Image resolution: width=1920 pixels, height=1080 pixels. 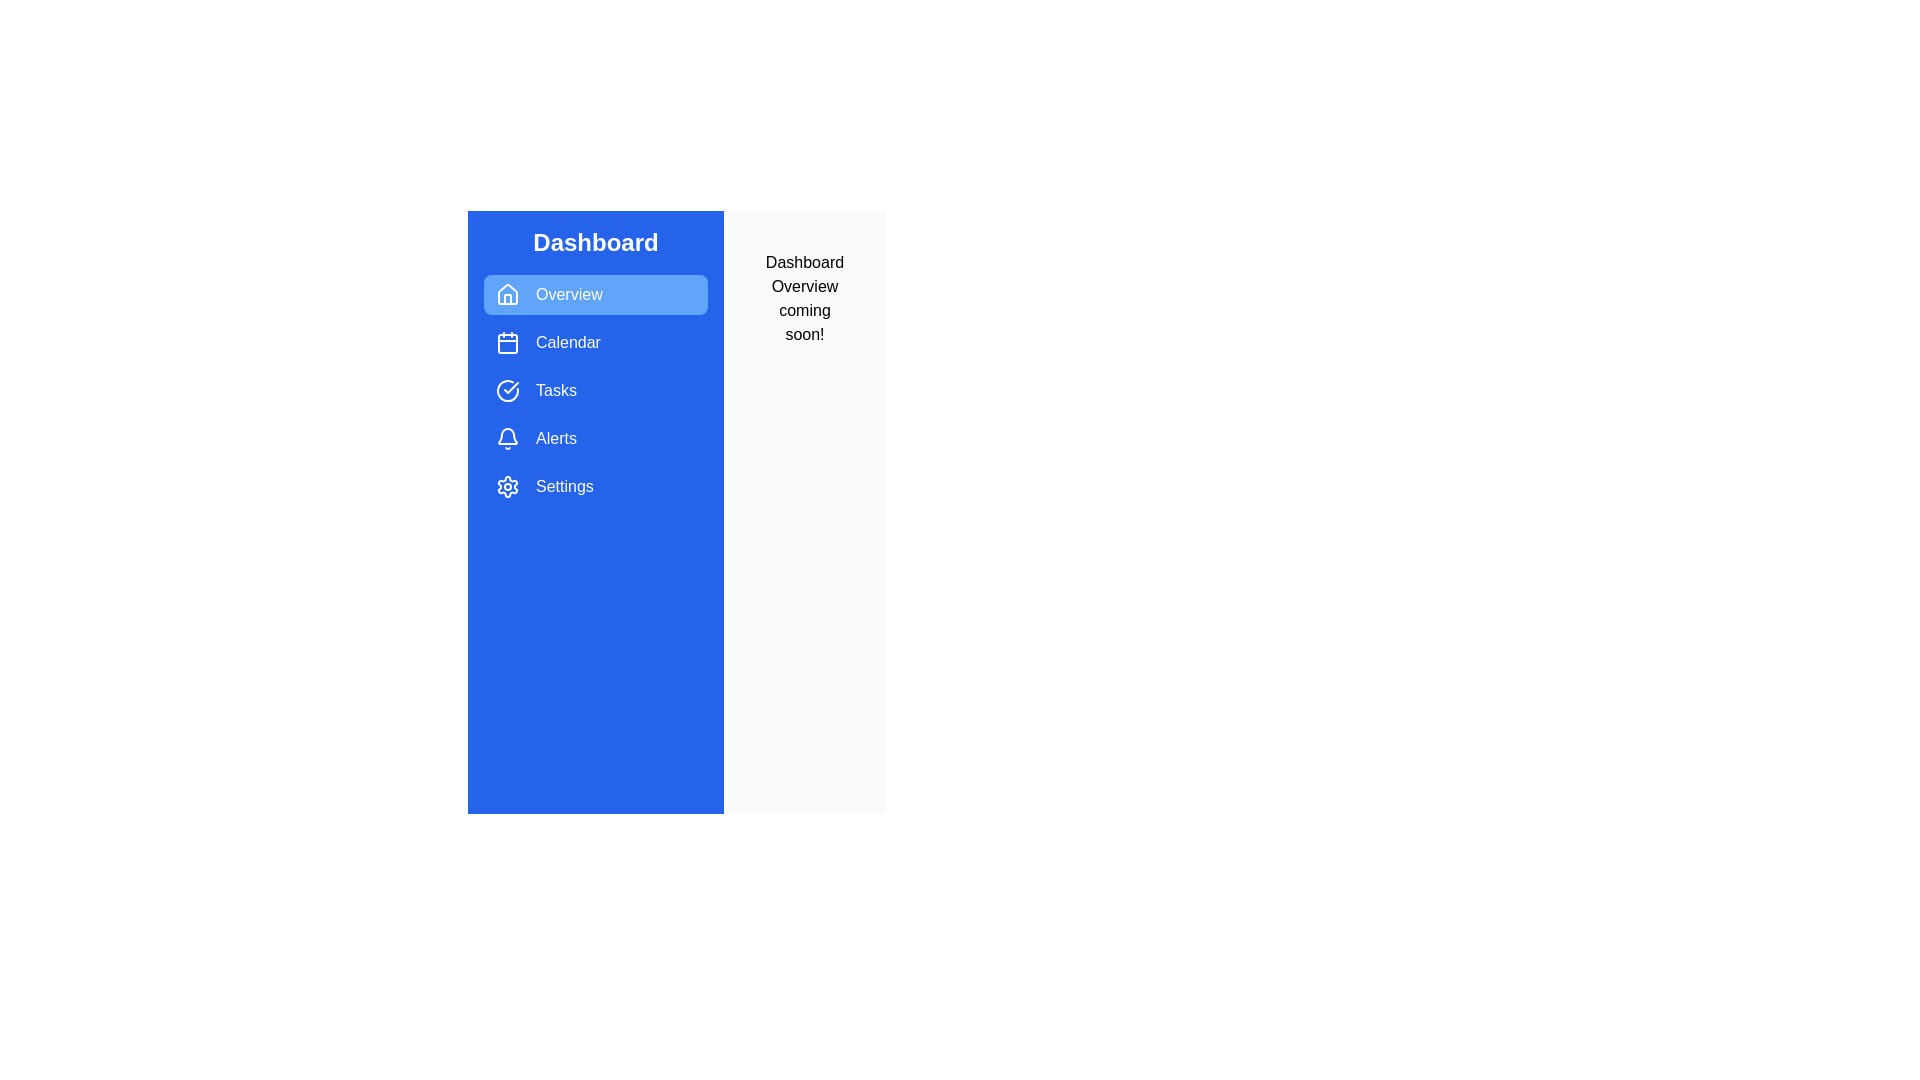 What do you see at coordinates (594, 390) in the screenshot?
I see `the third interactive button in the vertical navigation menu, located between the 'Calendar' and 'Alerts' buttons, to trigger hover effects` at bounding box center [594, 390].